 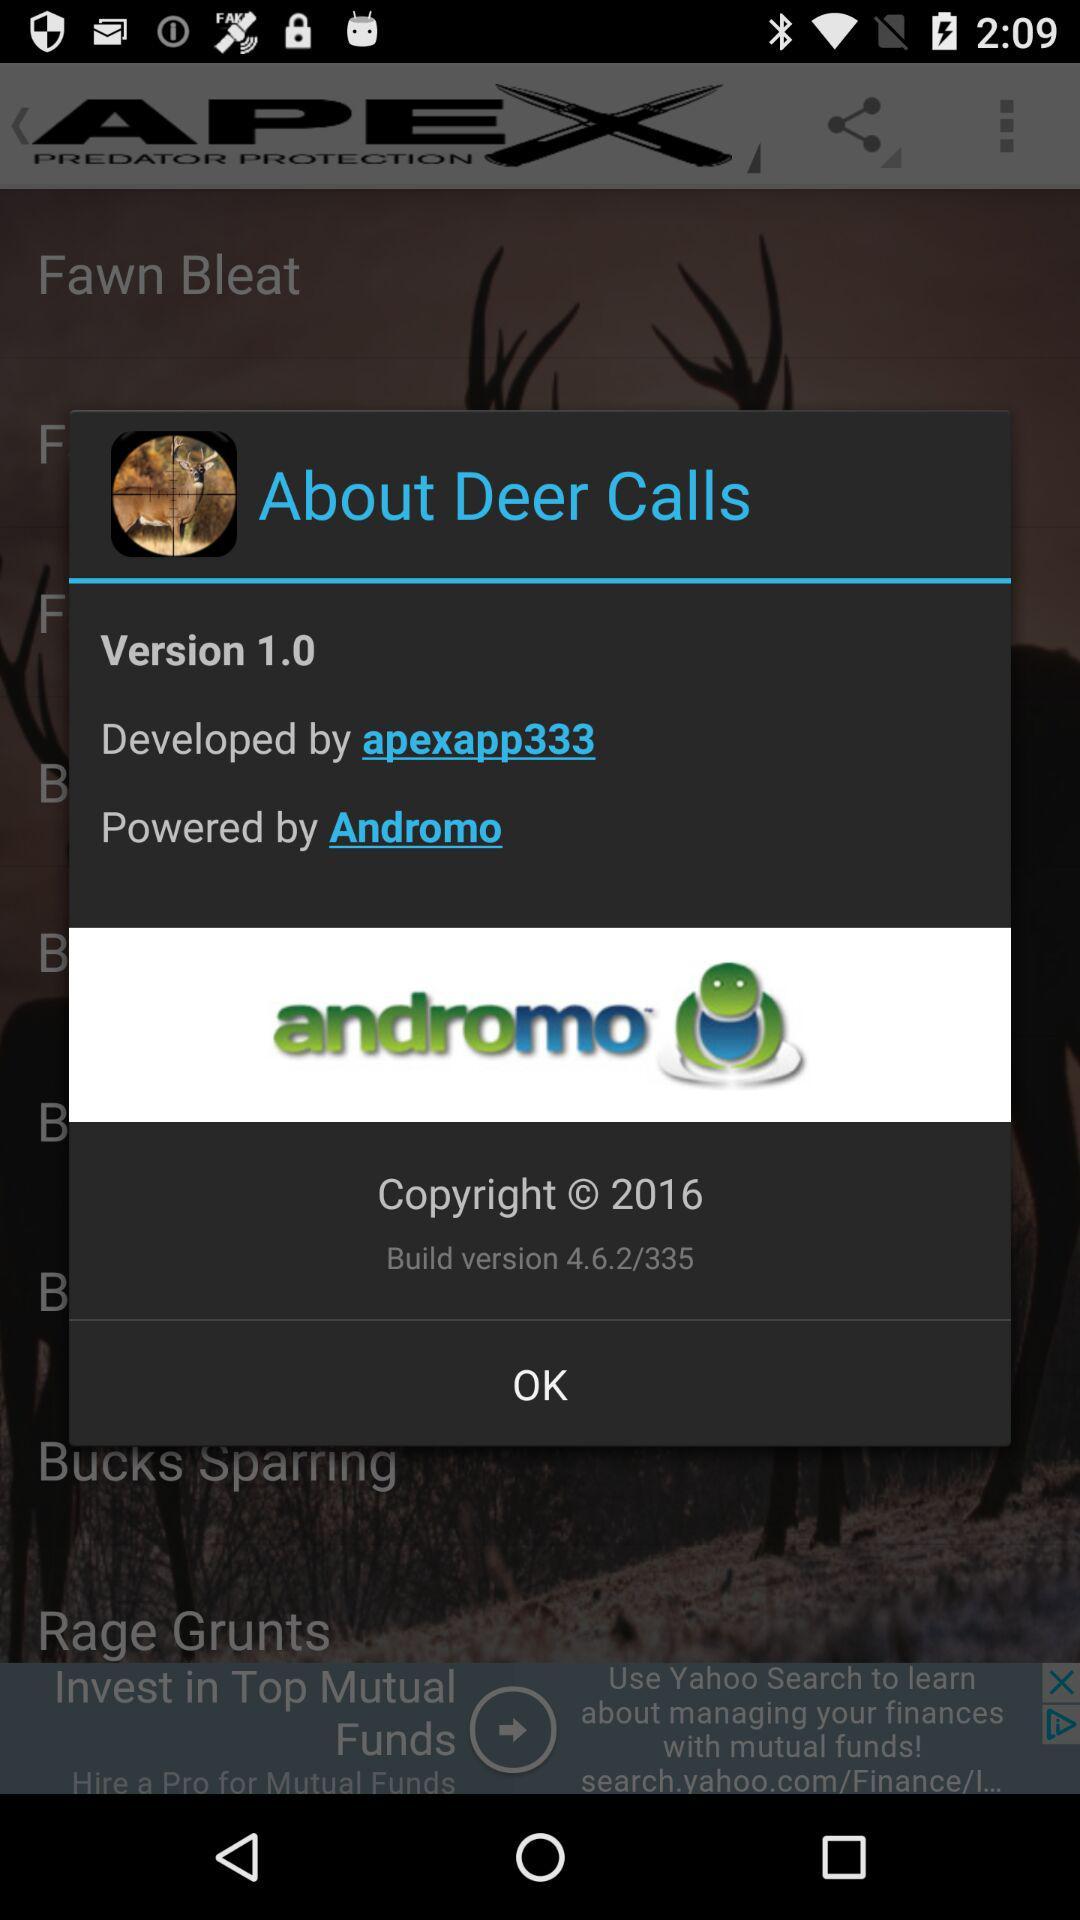 I want to click on the app above powered by andromo, so click(x=540, y=752).